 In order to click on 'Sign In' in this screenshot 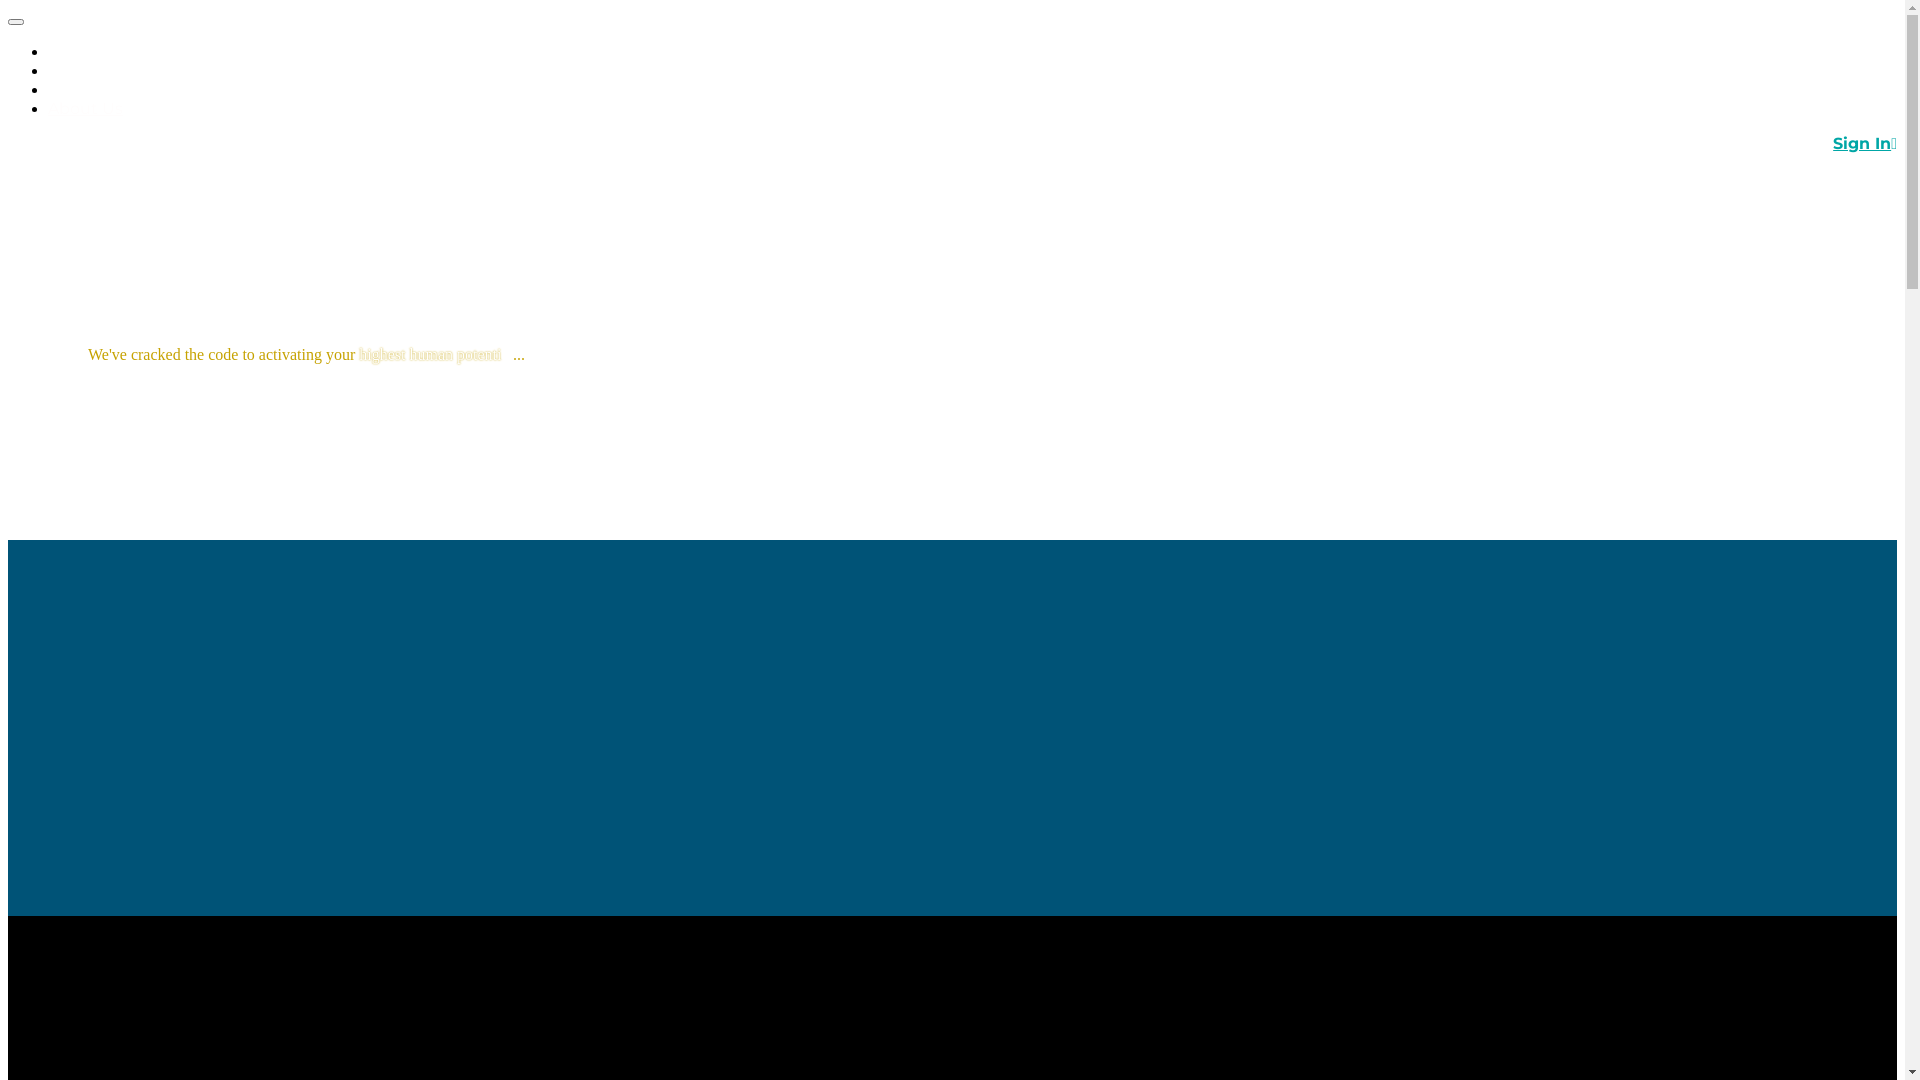, I will do `click(1864, 142)`.